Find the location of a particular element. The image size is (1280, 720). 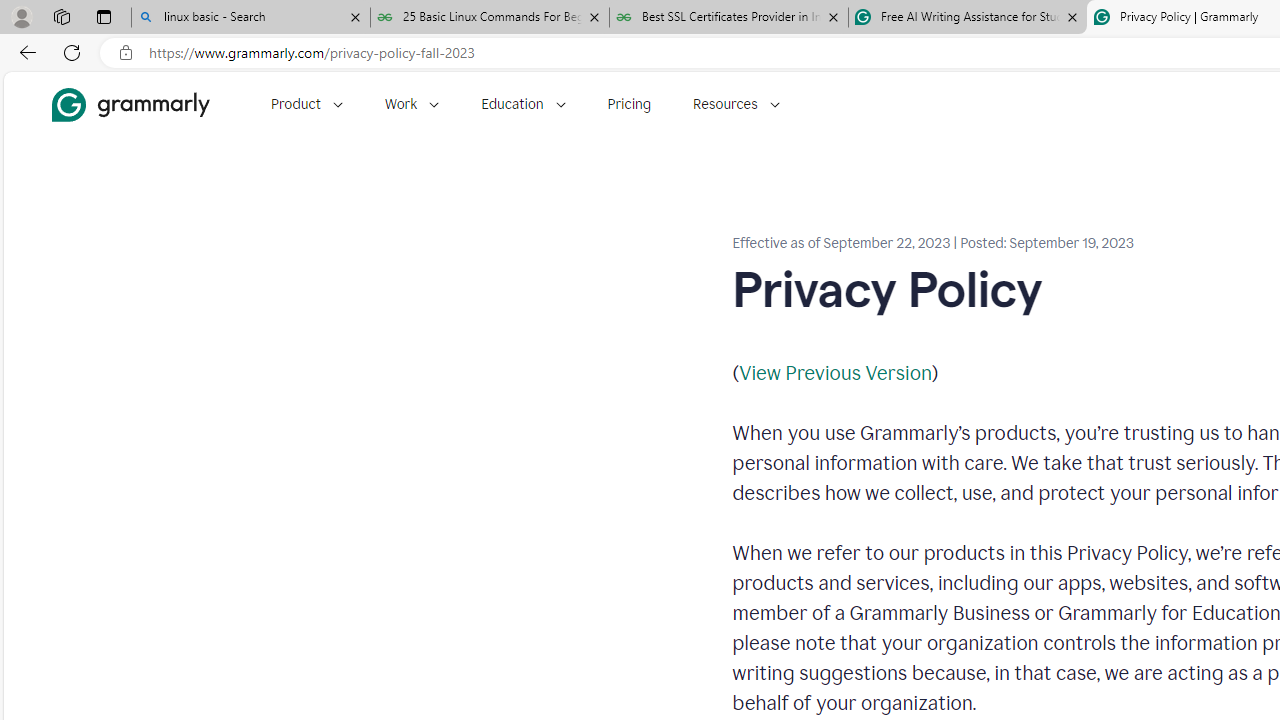

'Free AI Writing Assistance for Students | Grammarly' is located at coordinates (967, 17).